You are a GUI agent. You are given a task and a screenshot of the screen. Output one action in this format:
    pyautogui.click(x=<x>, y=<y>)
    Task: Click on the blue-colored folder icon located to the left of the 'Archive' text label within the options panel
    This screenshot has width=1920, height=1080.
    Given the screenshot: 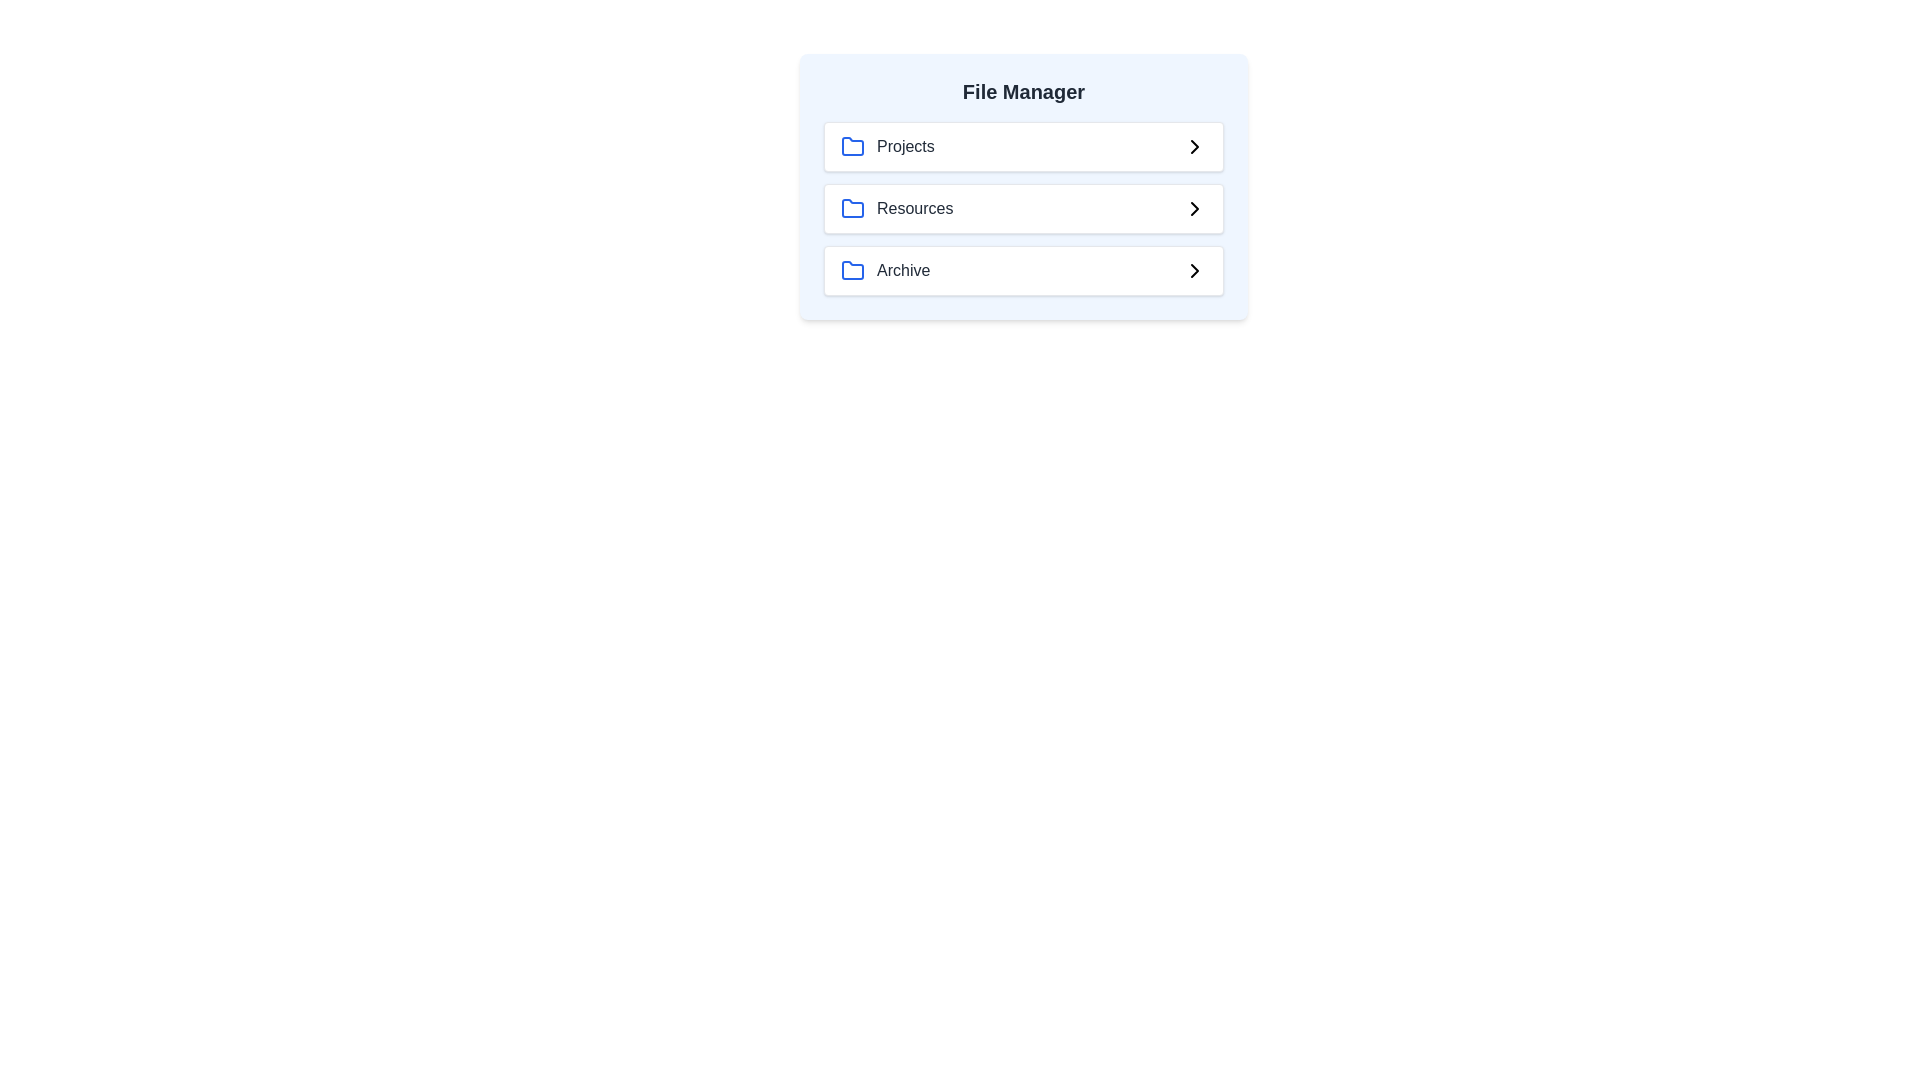 What is the action you would take?
    pyautogui.click(x=853, y=270)
    